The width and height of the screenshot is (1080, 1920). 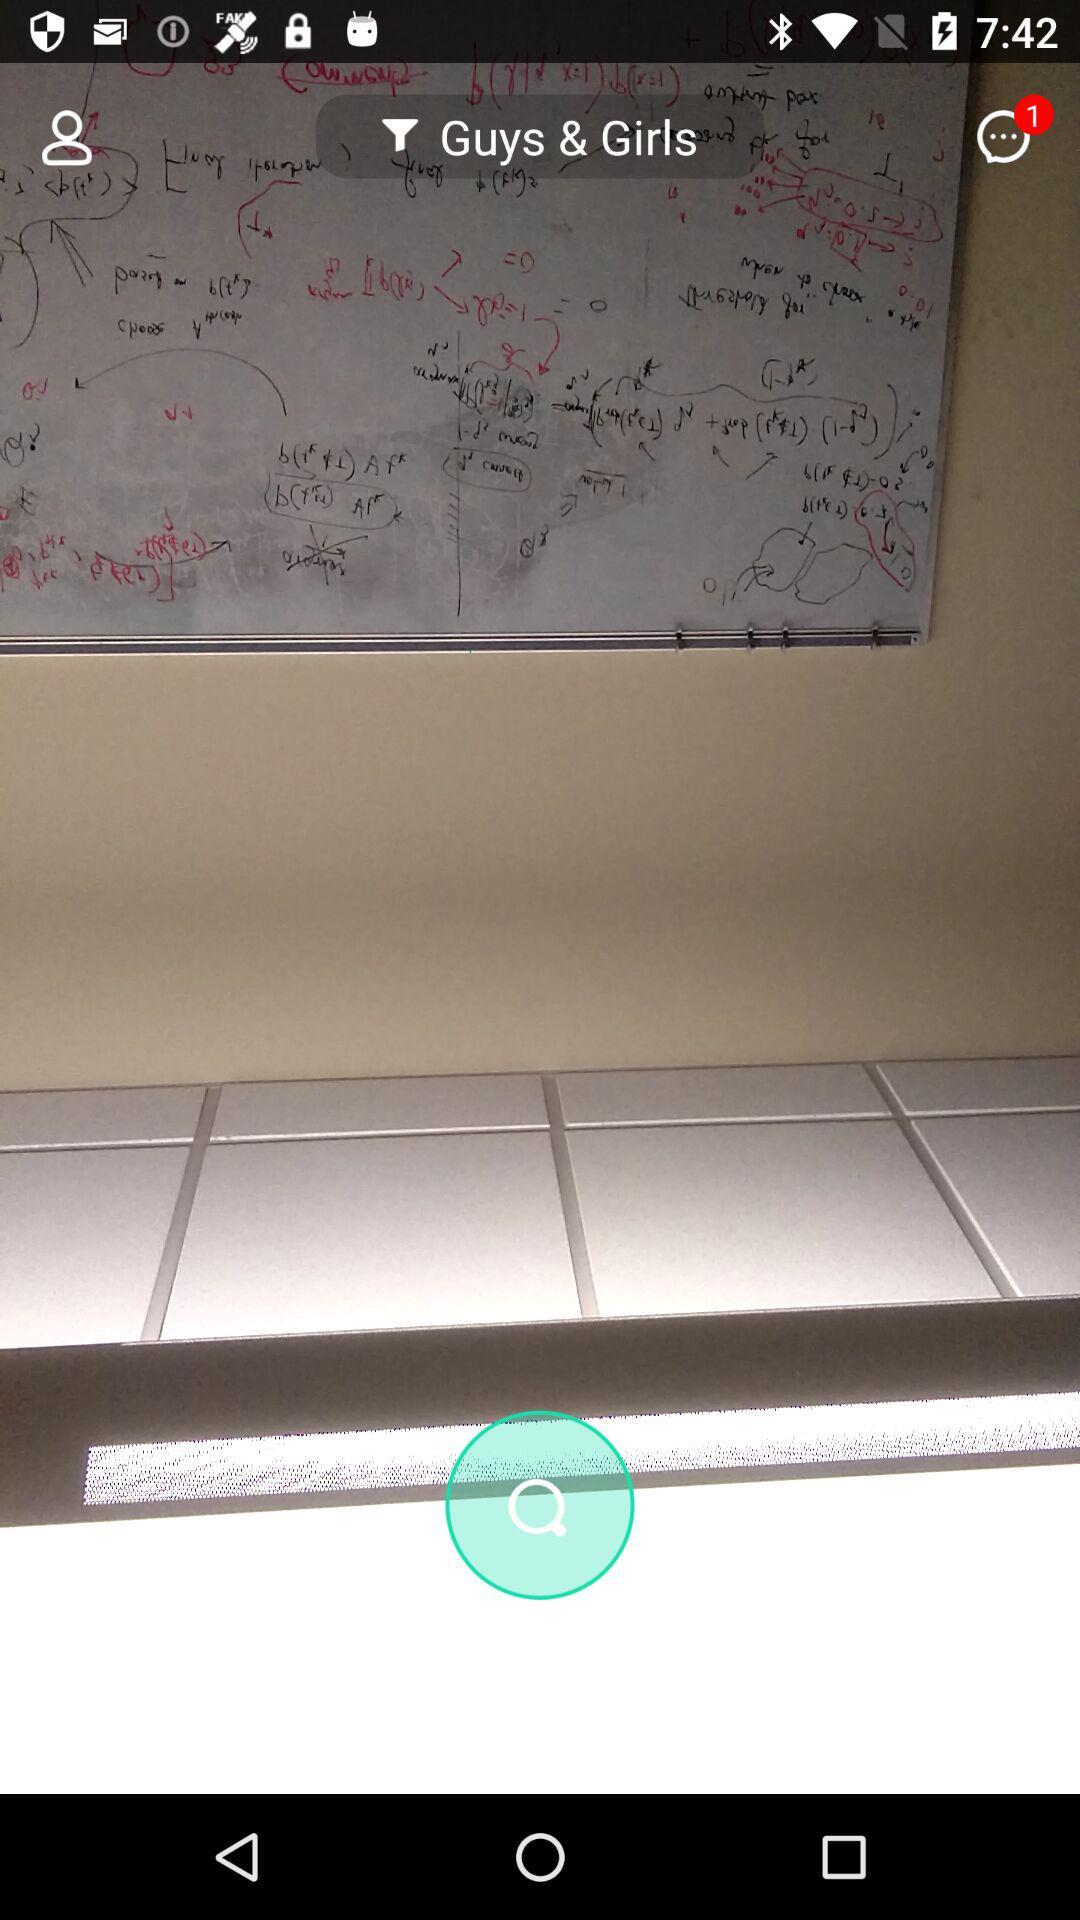 What do you see at coordinates (540, 1505) in the screenshot?
I see `opens the search box` at bounding box center [540, 1505].